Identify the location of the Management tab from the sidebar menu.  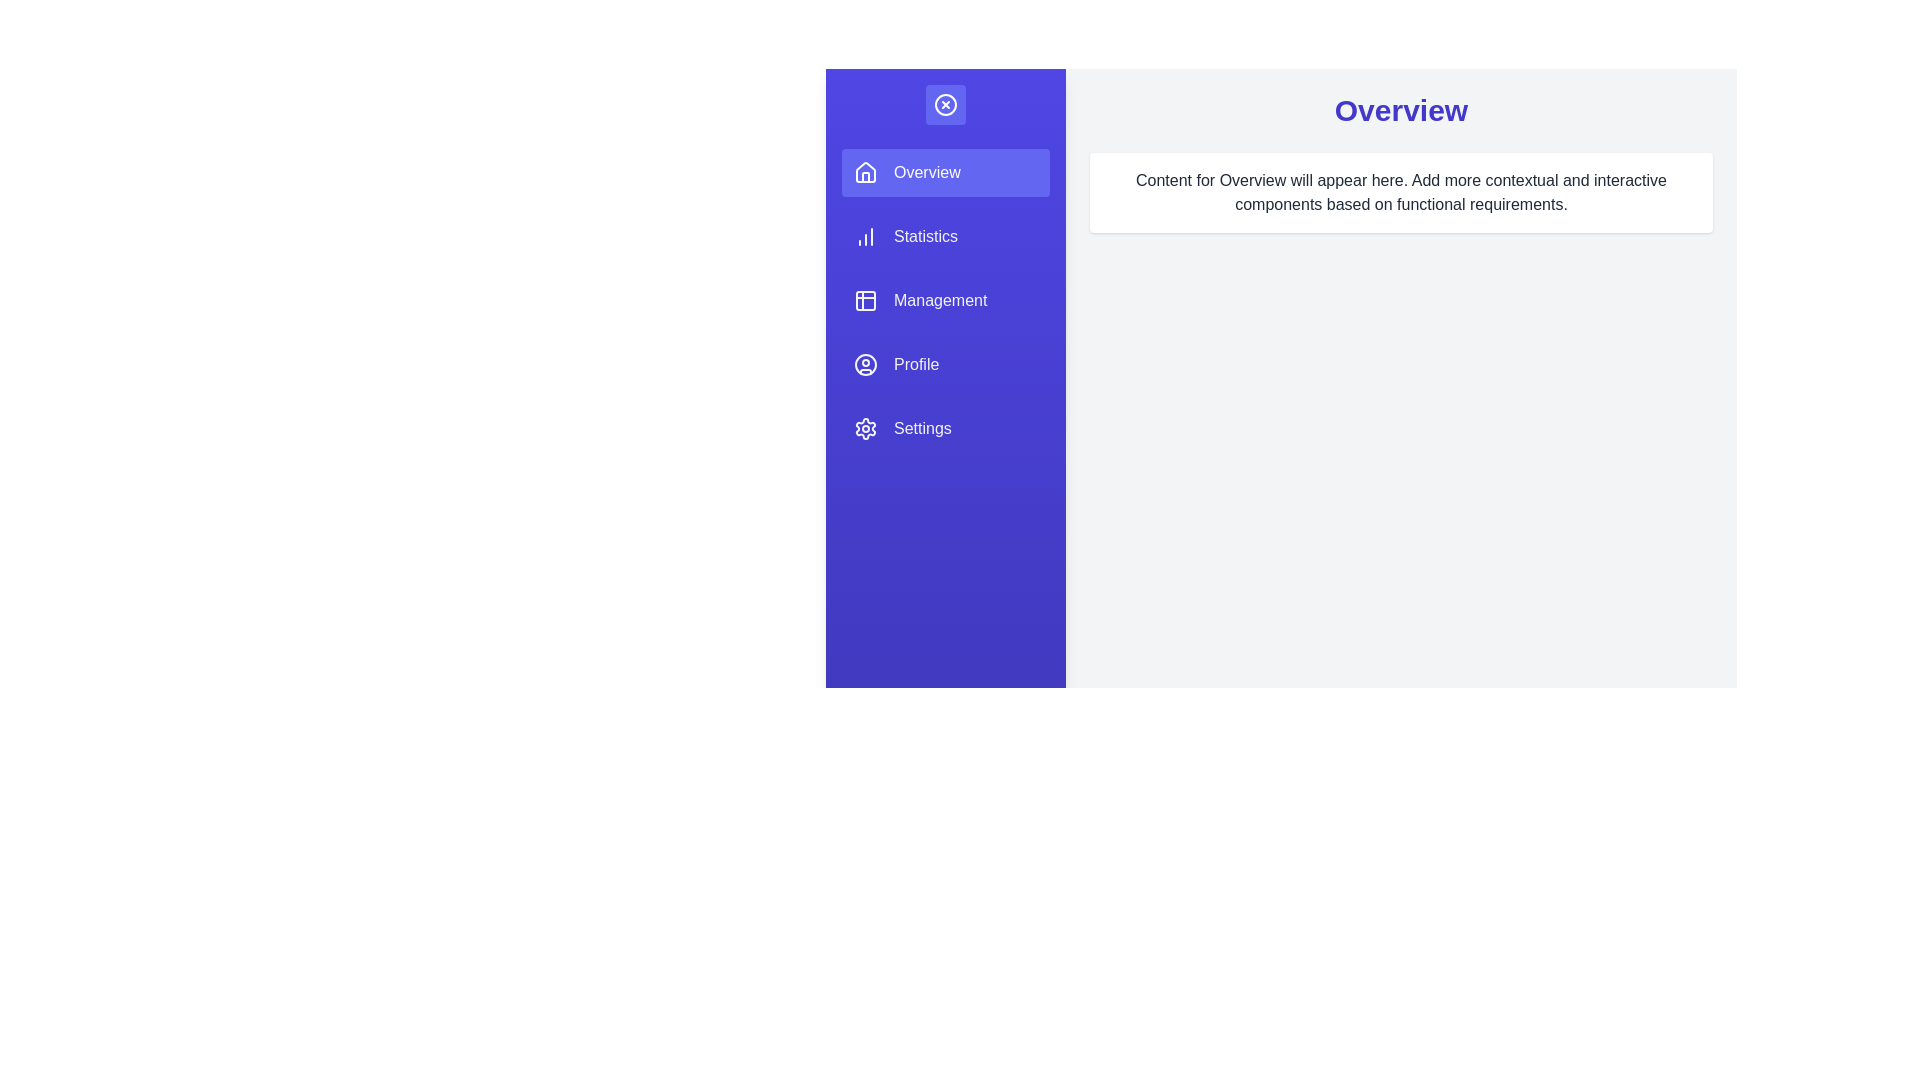
(944, 300).